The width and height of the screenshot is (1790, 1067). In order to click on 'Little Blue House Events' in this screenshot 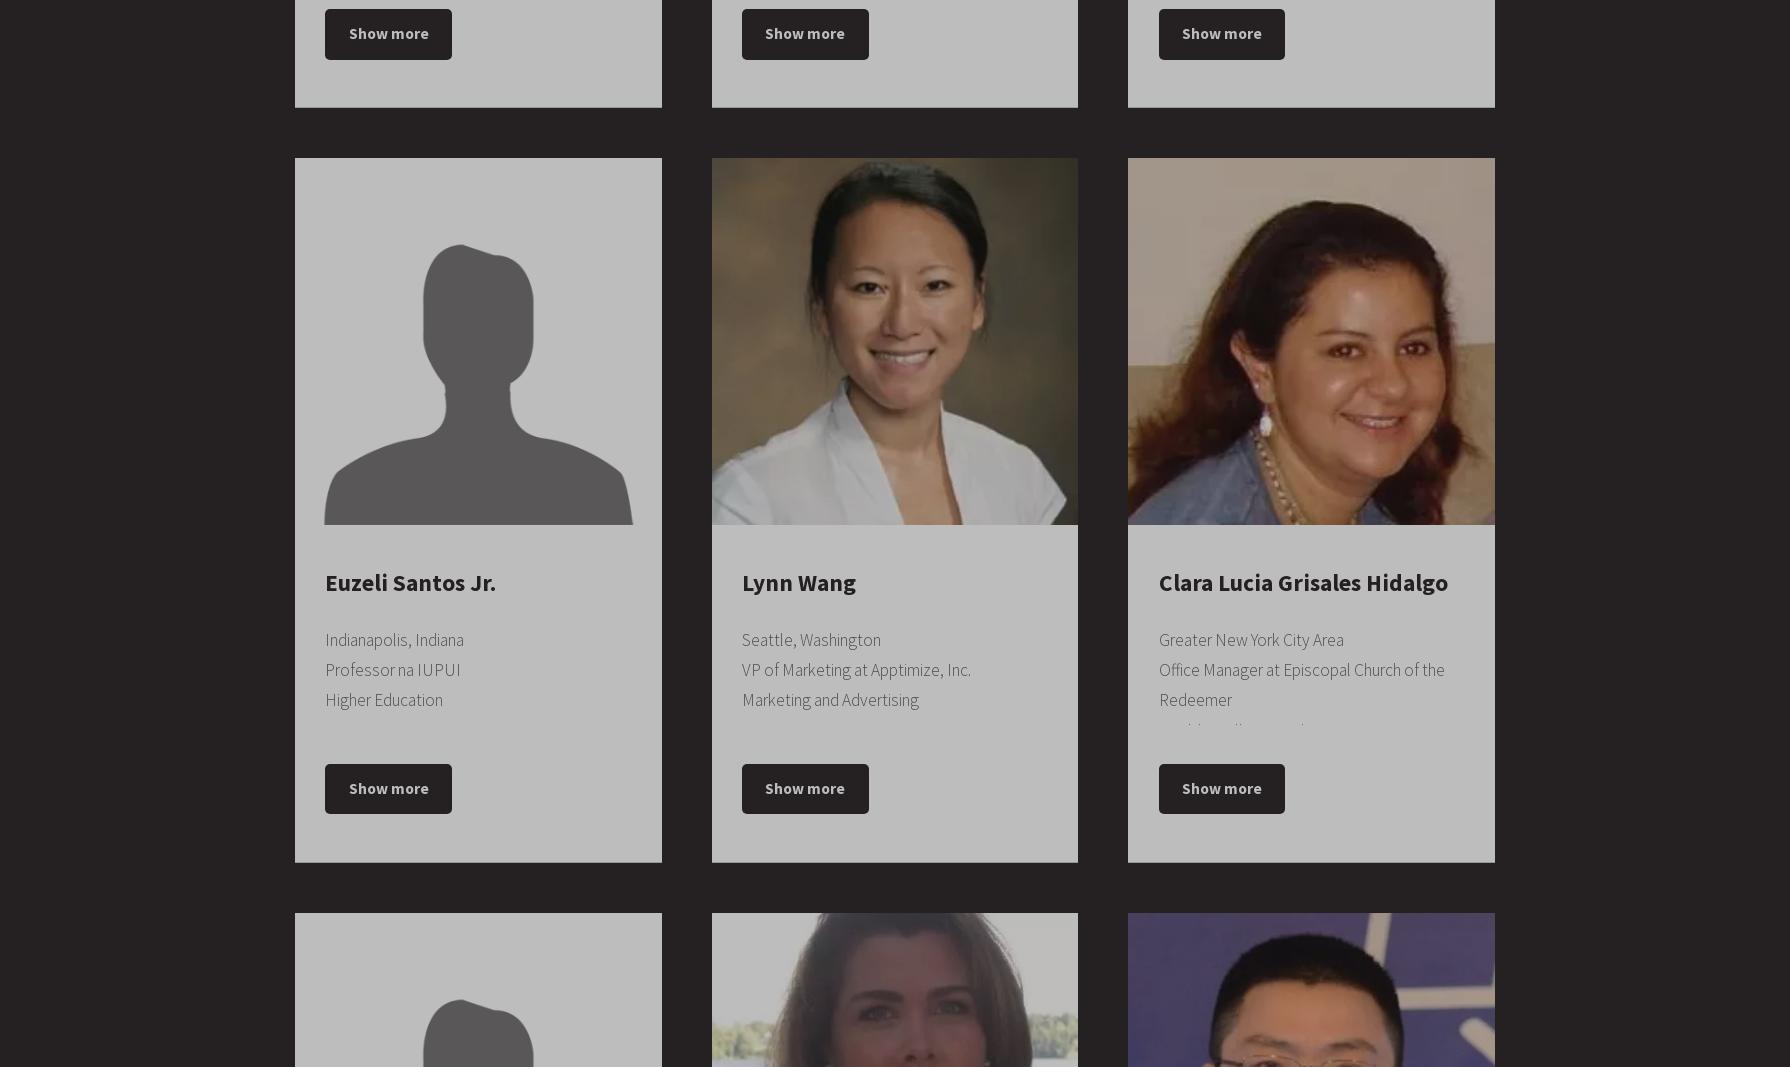, I will do `click(1249, 1037)`.